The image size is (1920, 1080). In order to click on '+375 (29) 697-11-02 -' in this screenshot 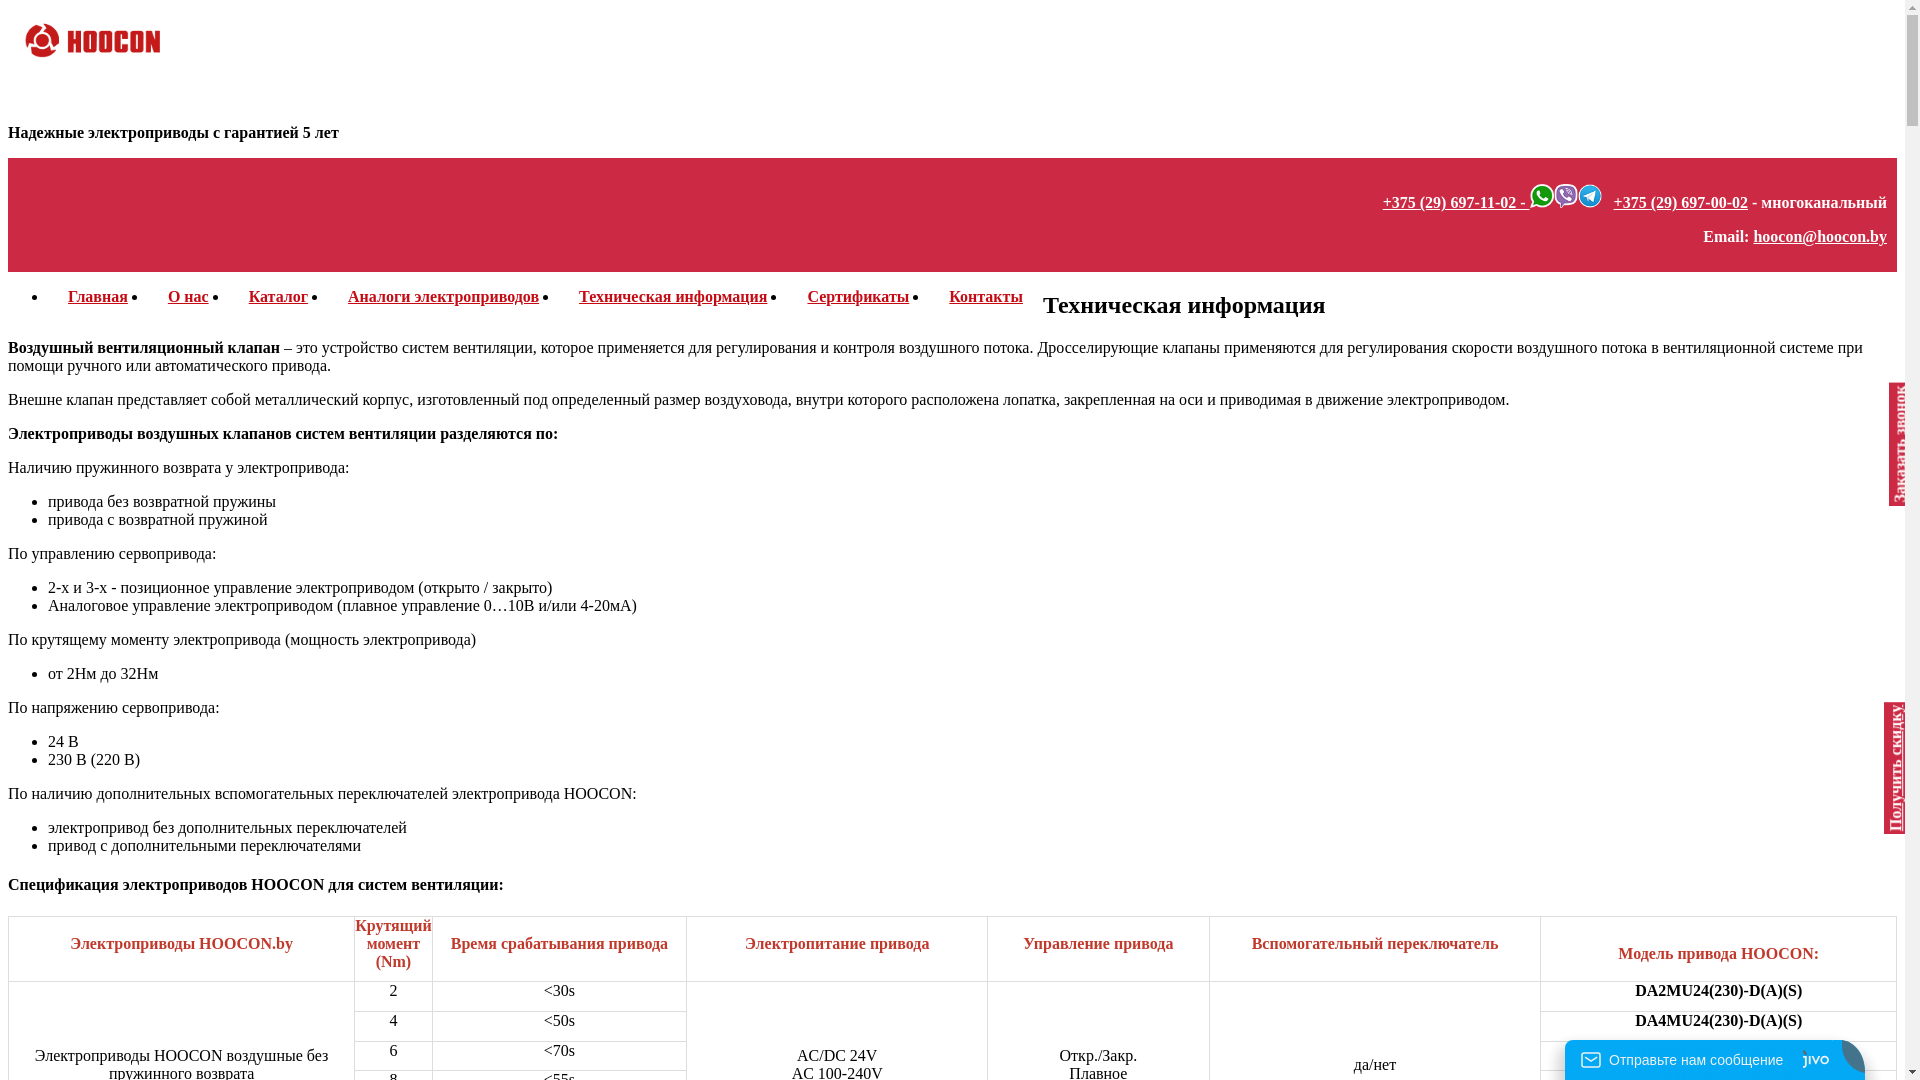, I will do `click(1456, 202)`.